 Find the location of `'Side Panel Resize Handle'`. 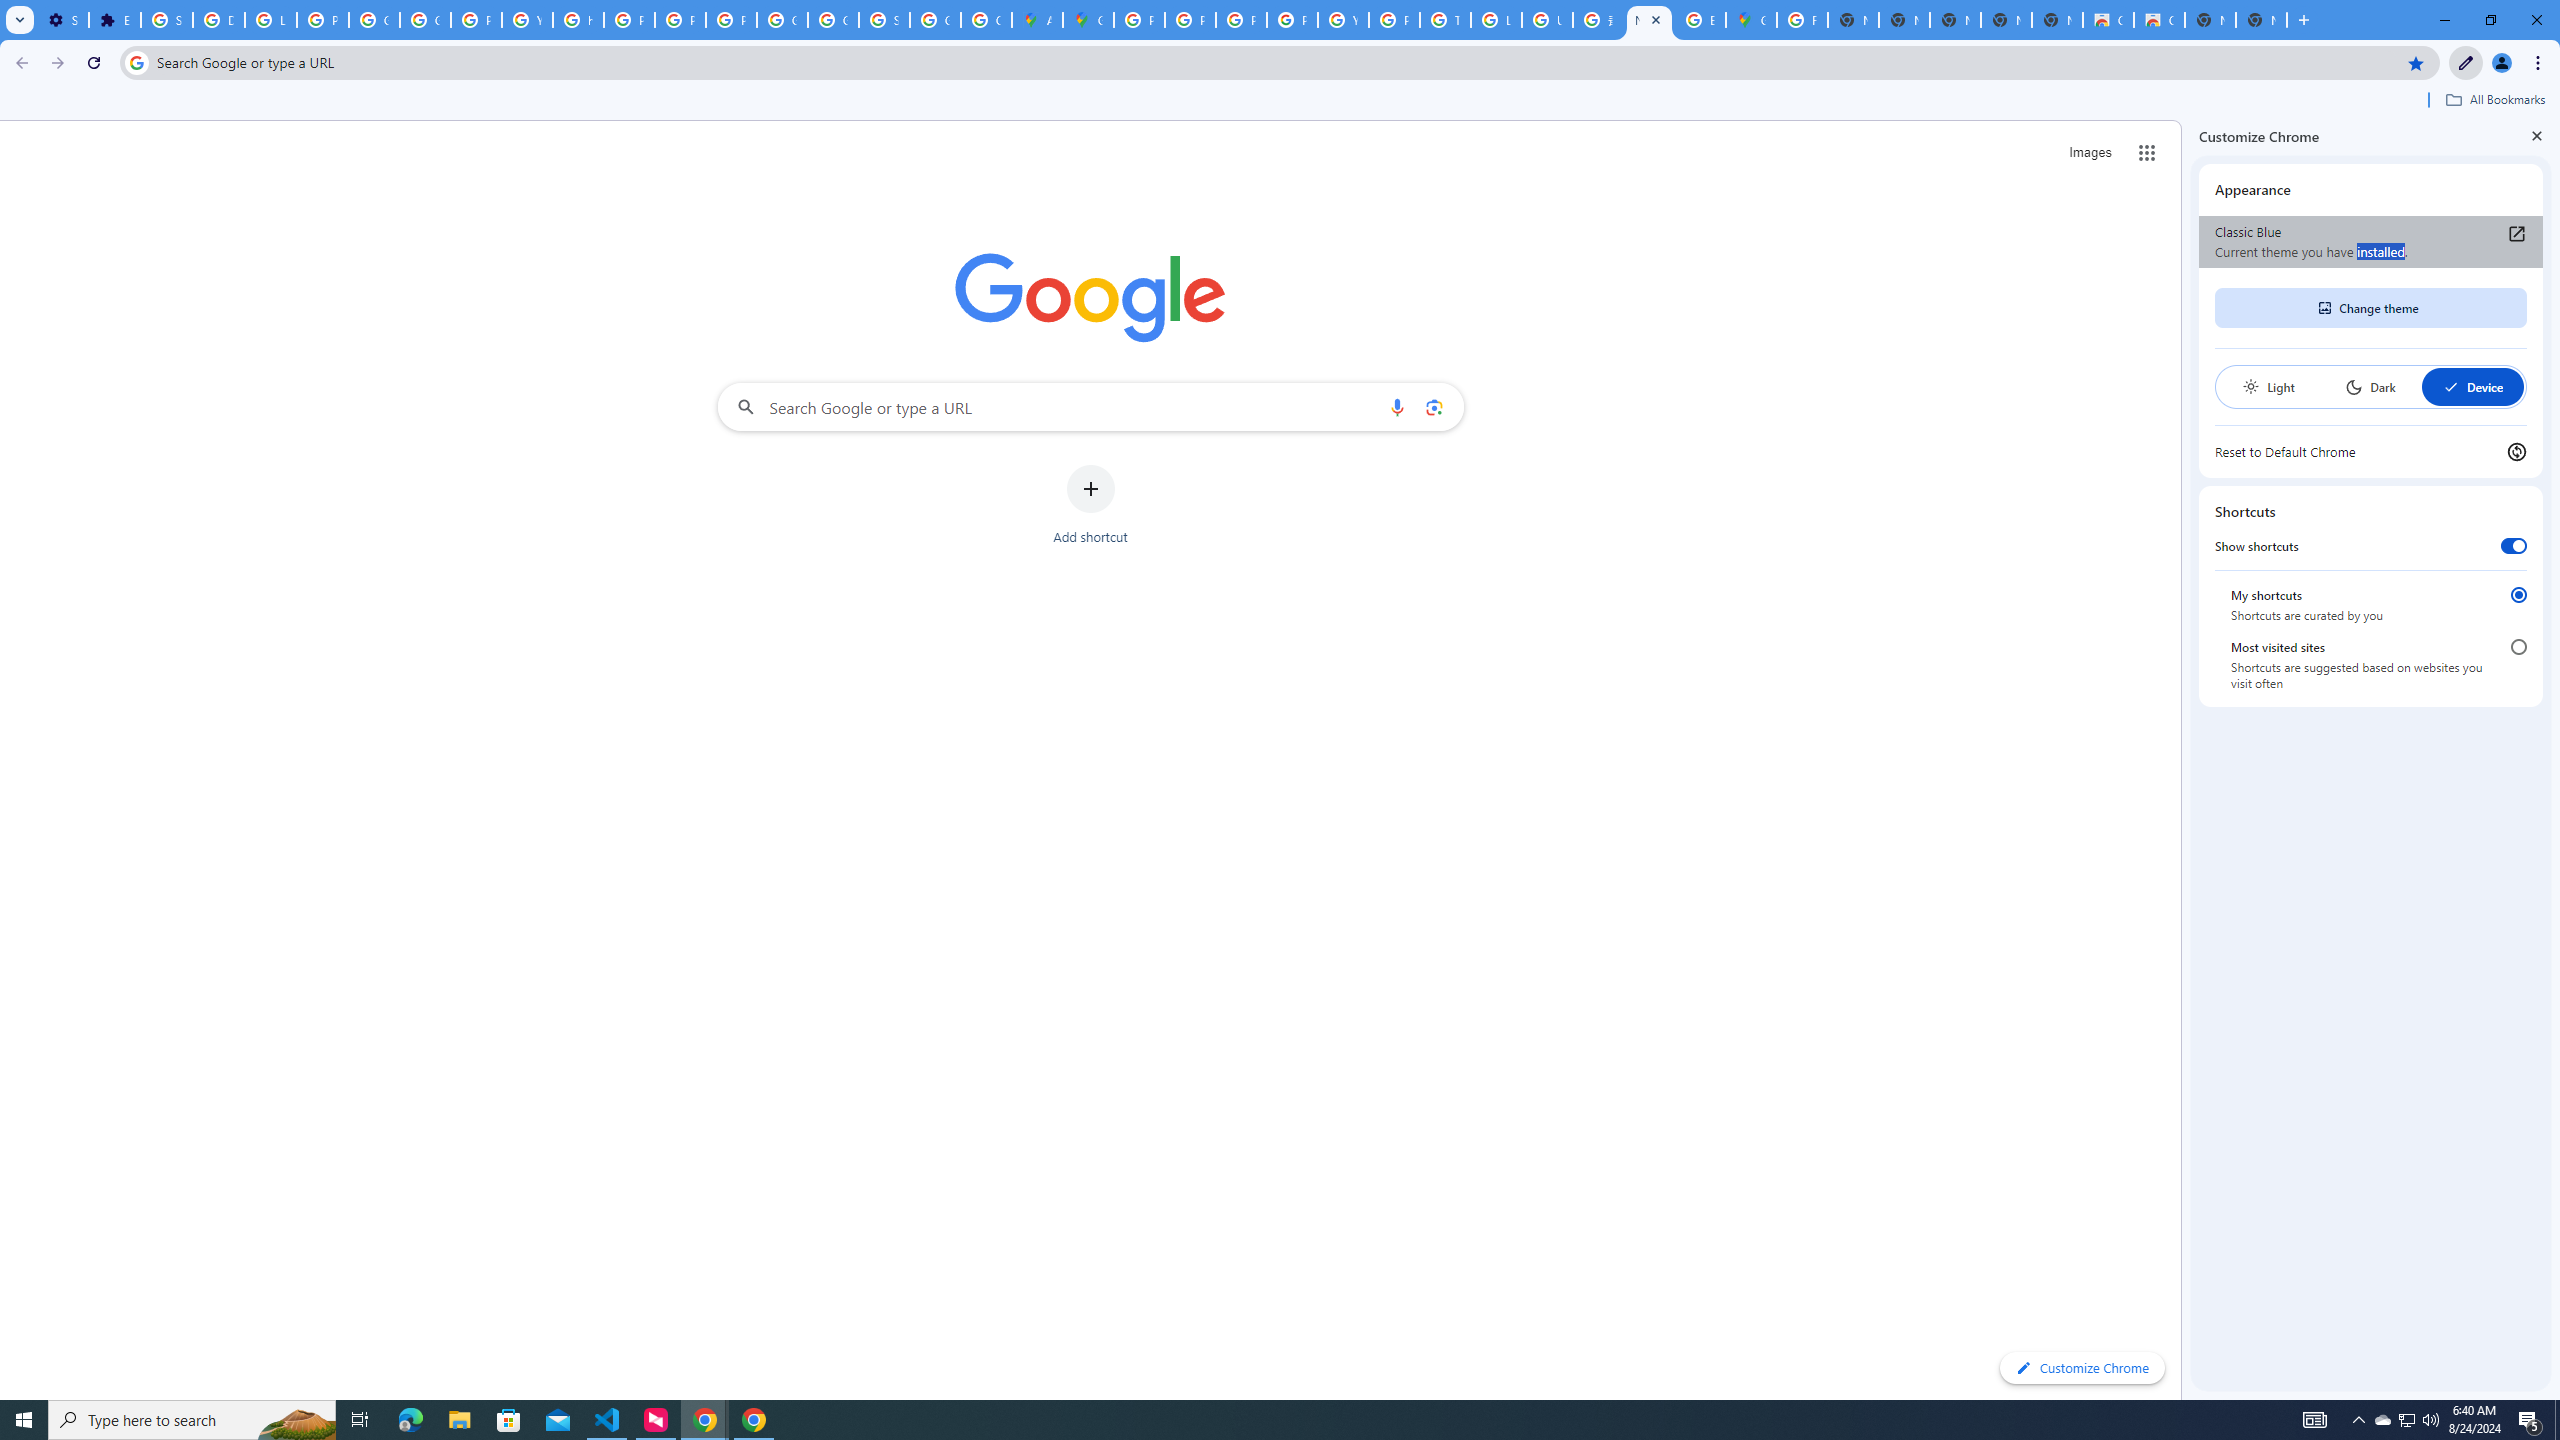

'Side Panel Resize Handle' is located at coordinates (2185, 758).